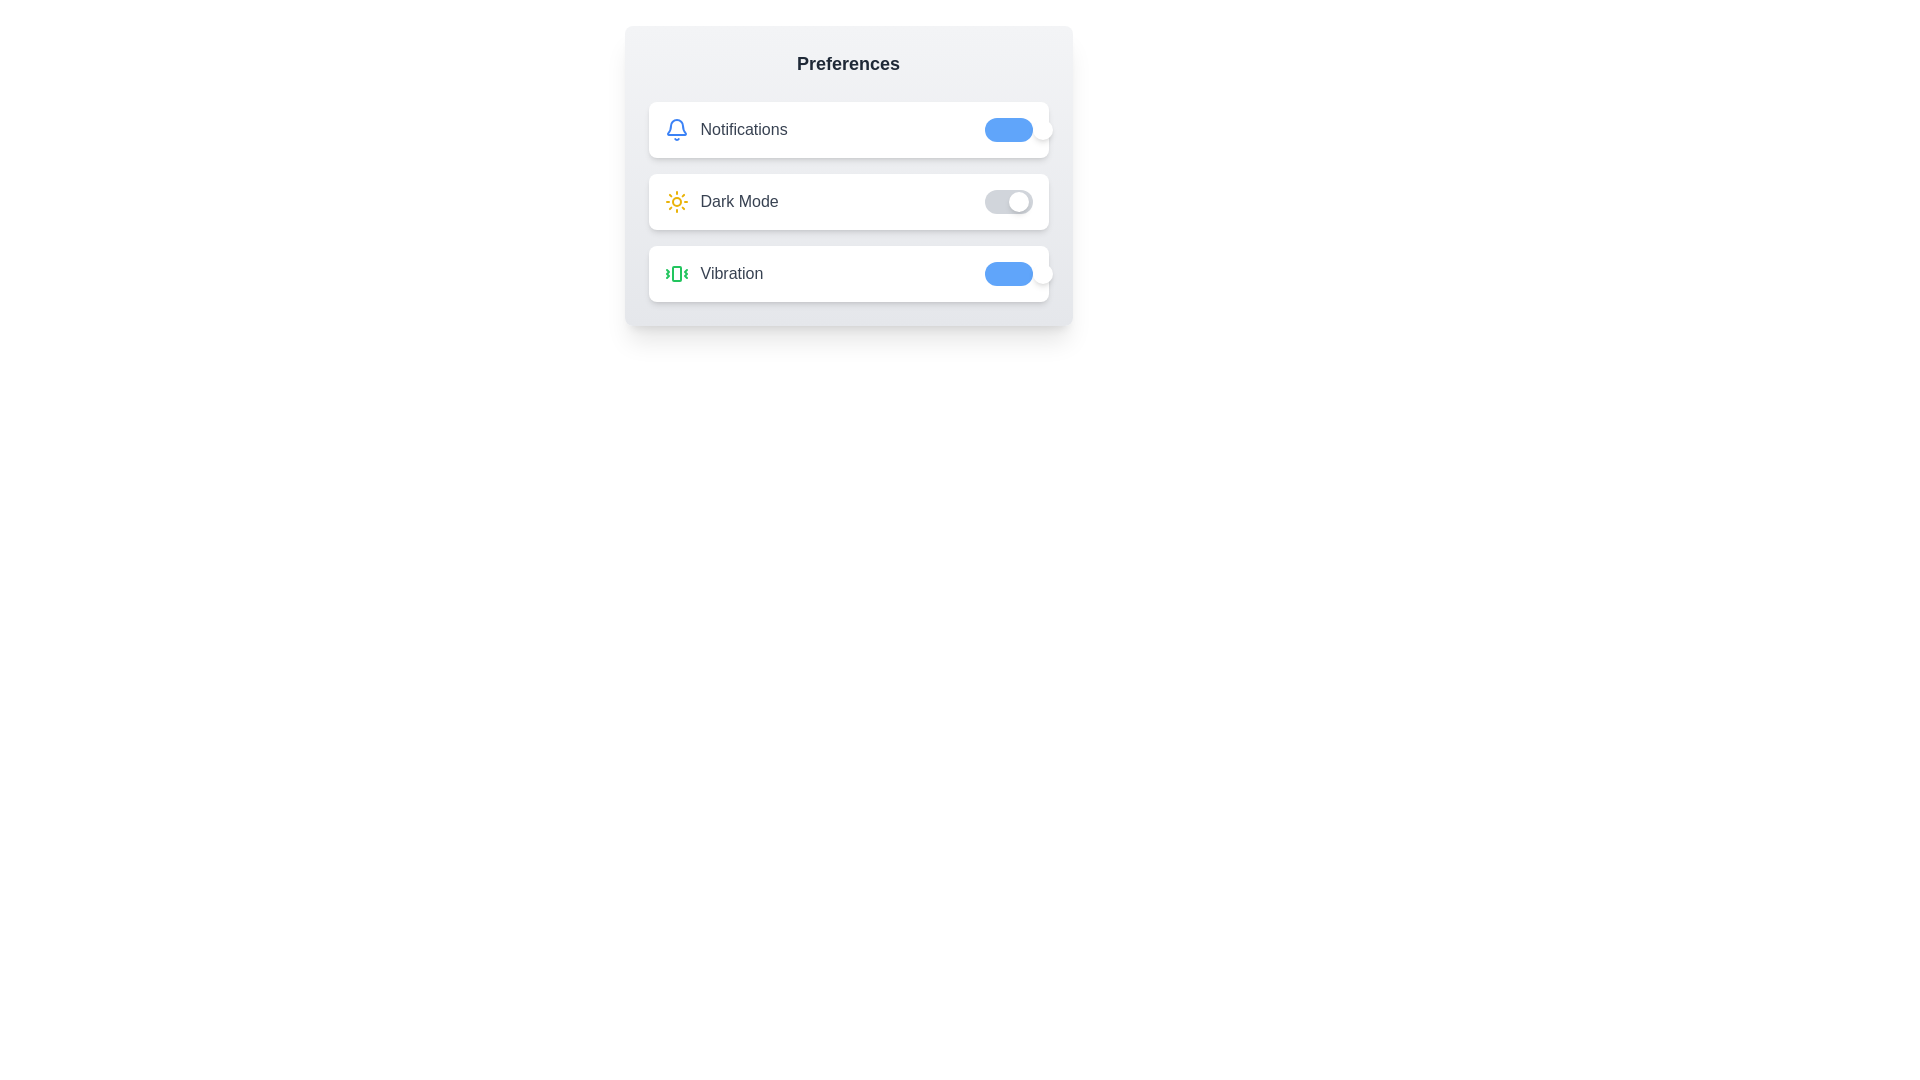  I want to click on the yellow sun icon located to the left of the 'Dark Mode' text label in the preferences list, so click(676, 201).